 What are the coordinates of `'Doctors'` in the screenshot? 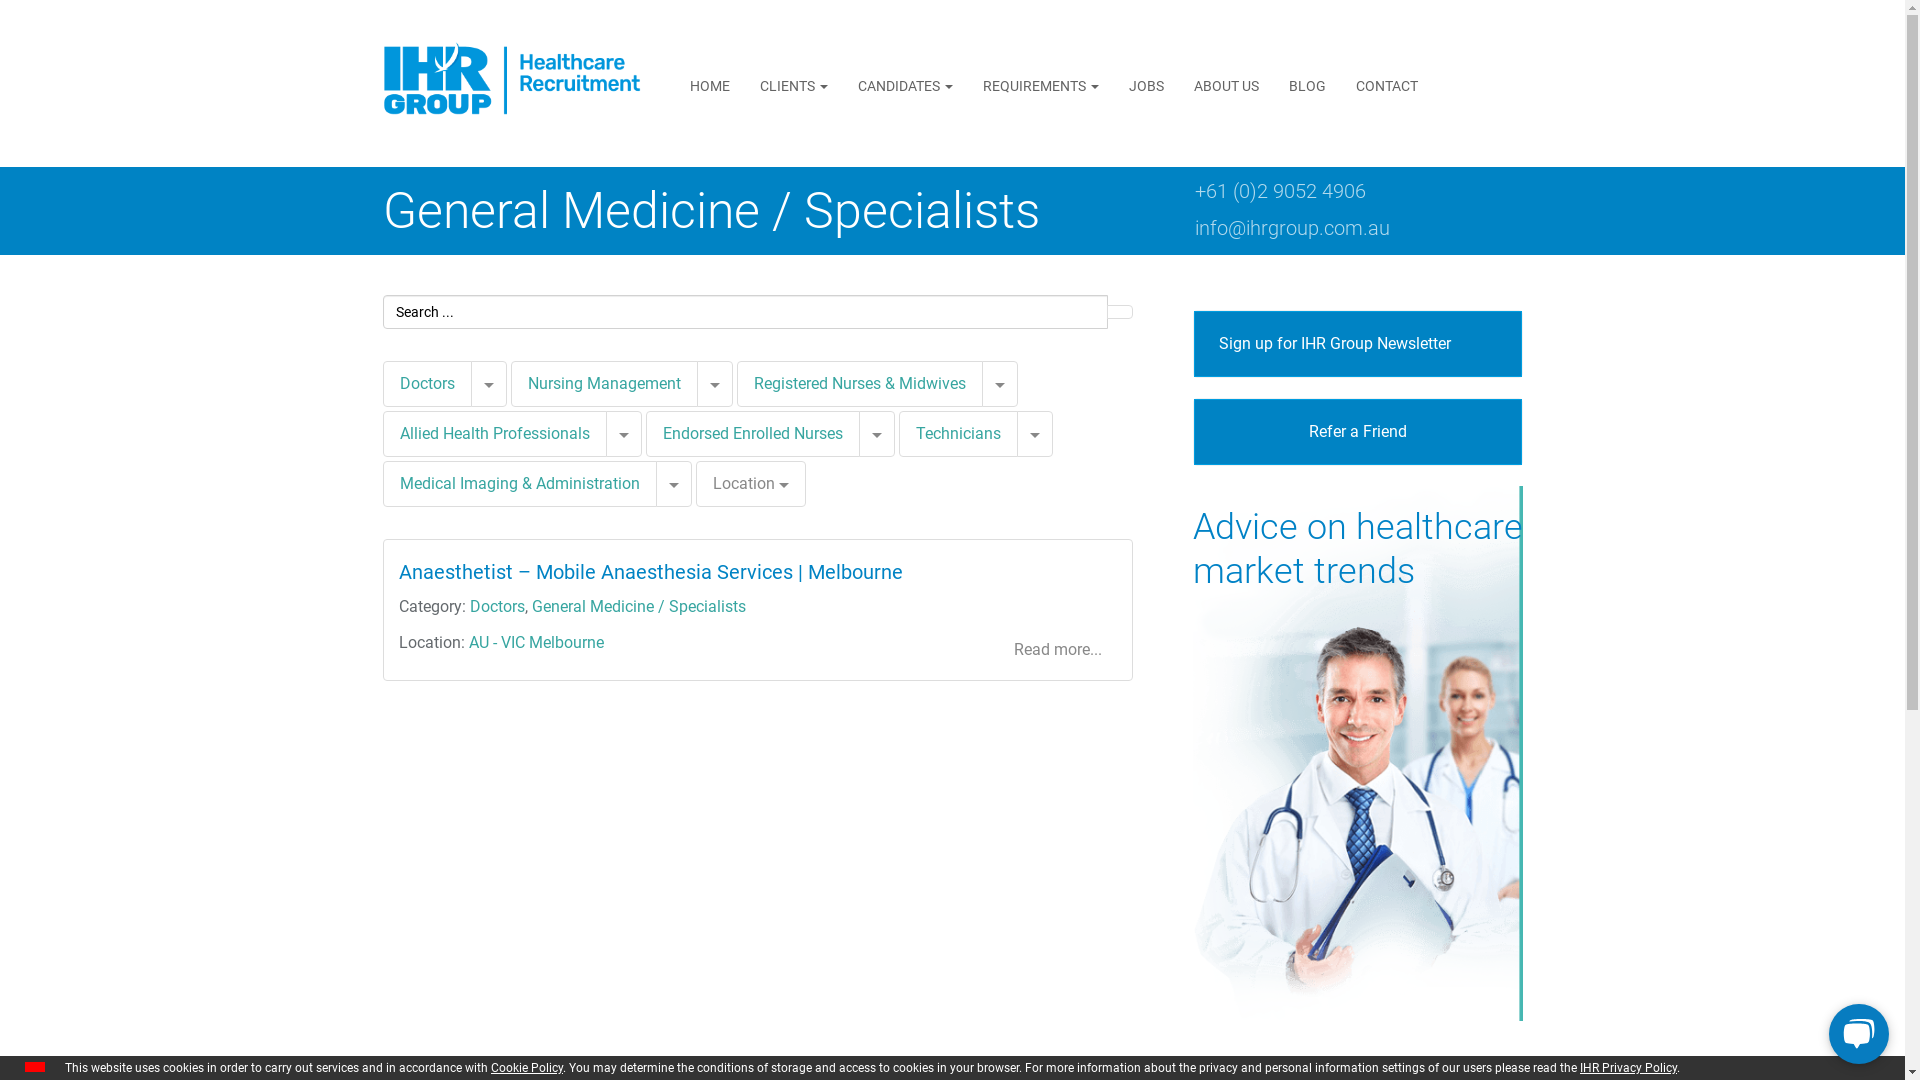 It's located at (425, 384).